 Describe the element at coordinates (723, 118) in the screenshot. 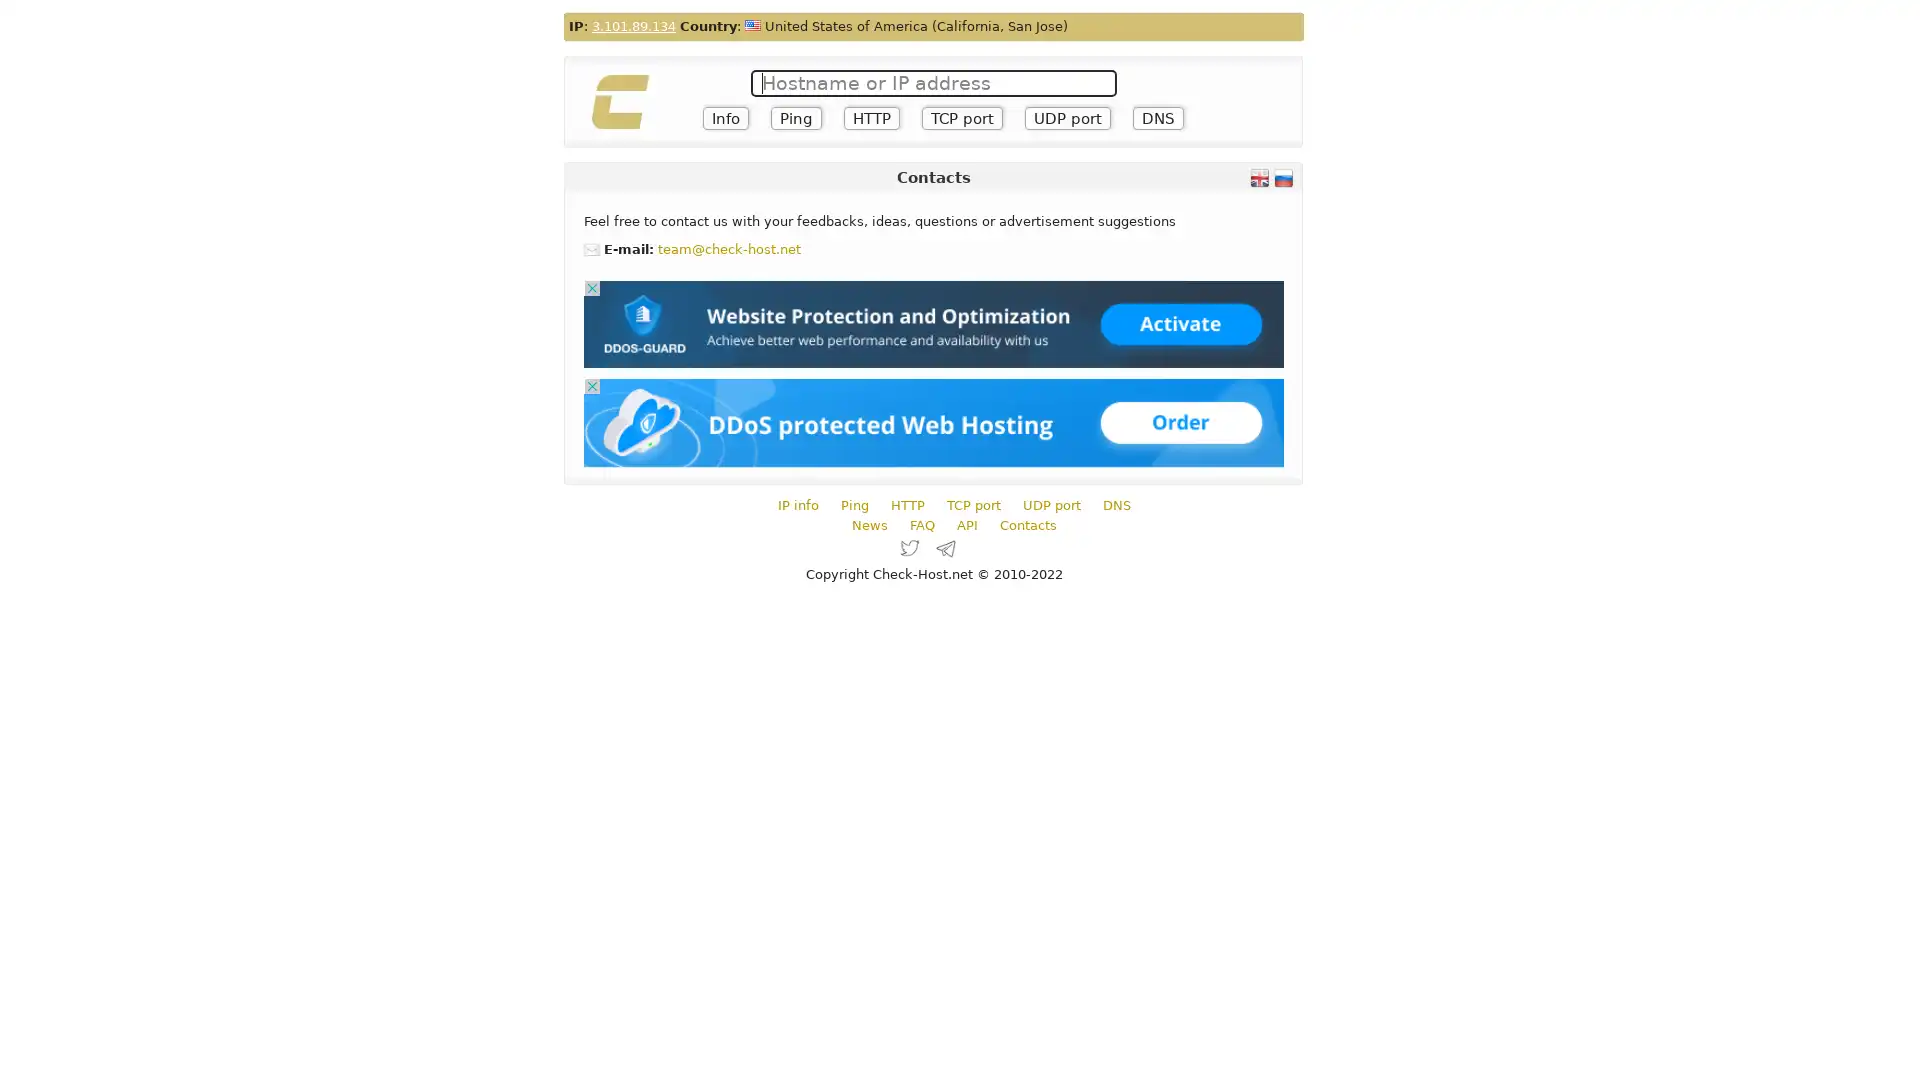

I see `Info` at that location.